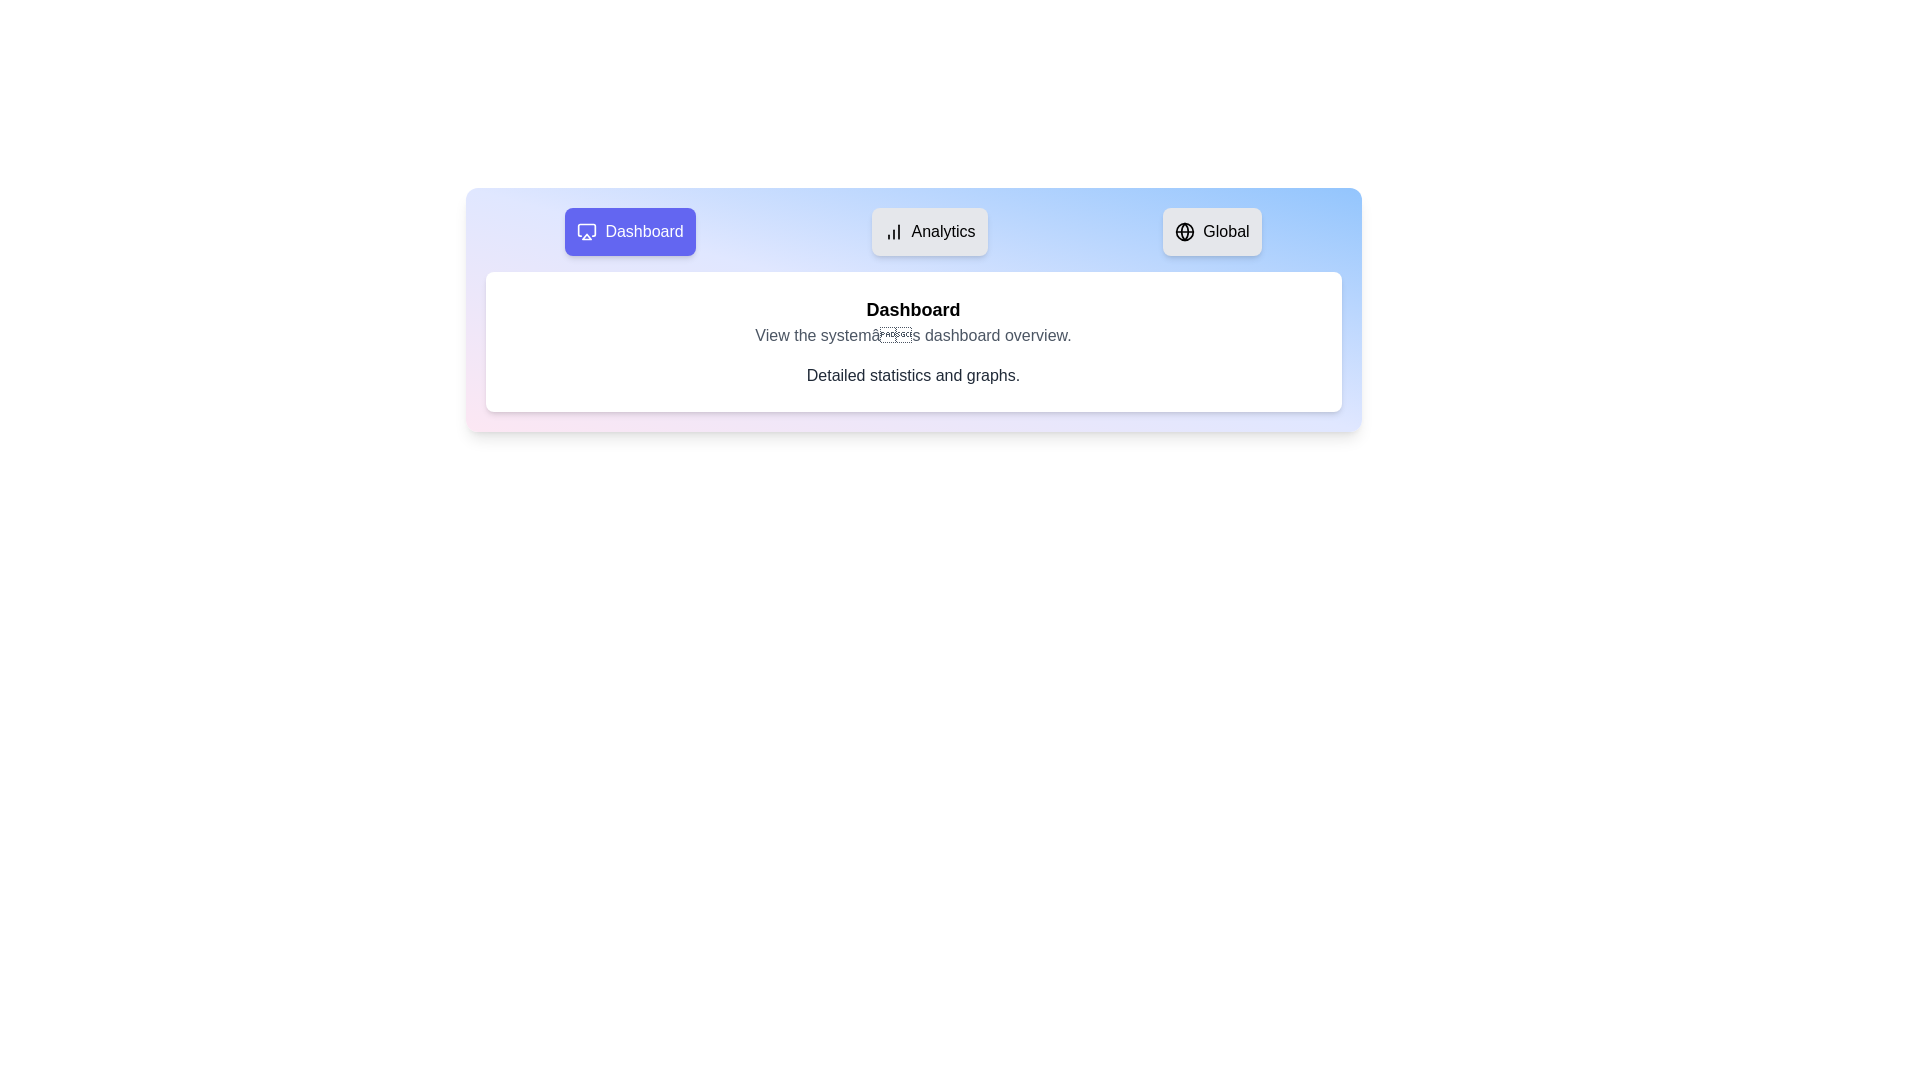 The image size is (1920, 1080). Describe the element at coordinates (1211, 230) in the screenshot. I see `the Global tab` at that location.